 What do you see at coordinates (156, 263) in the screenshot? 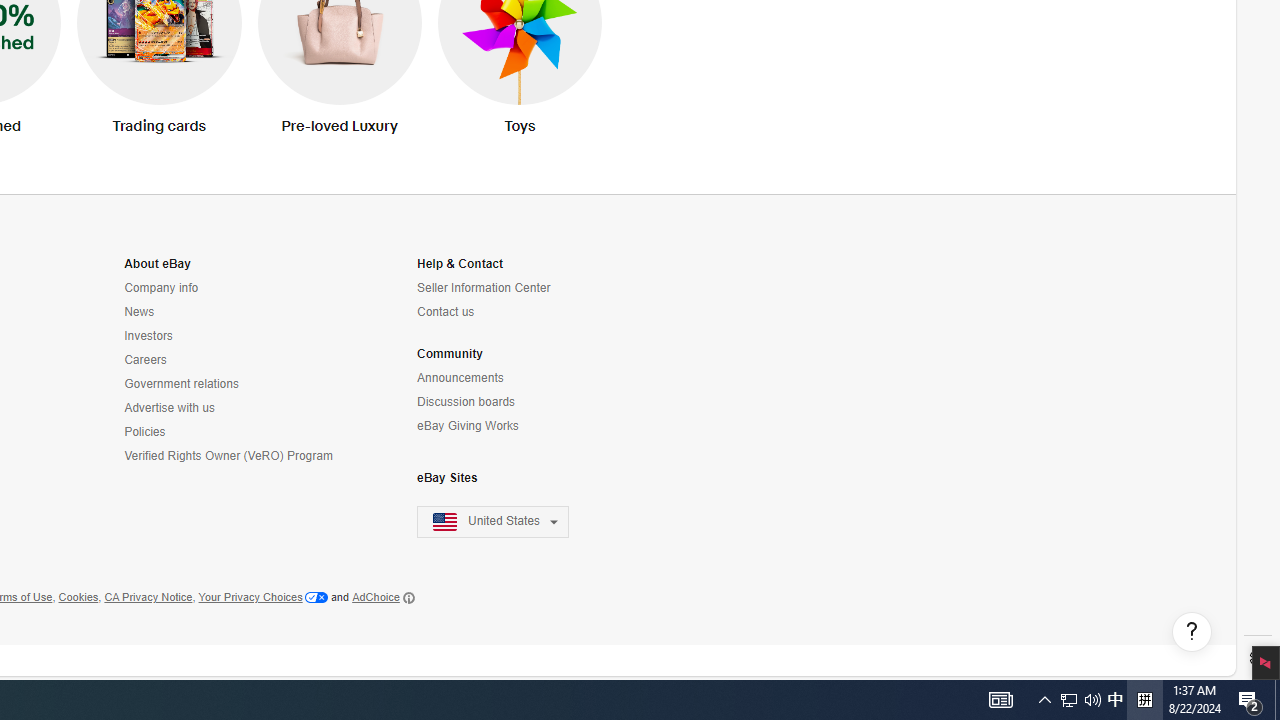
I see `'About eBay'` at bounding box center [156, 263].